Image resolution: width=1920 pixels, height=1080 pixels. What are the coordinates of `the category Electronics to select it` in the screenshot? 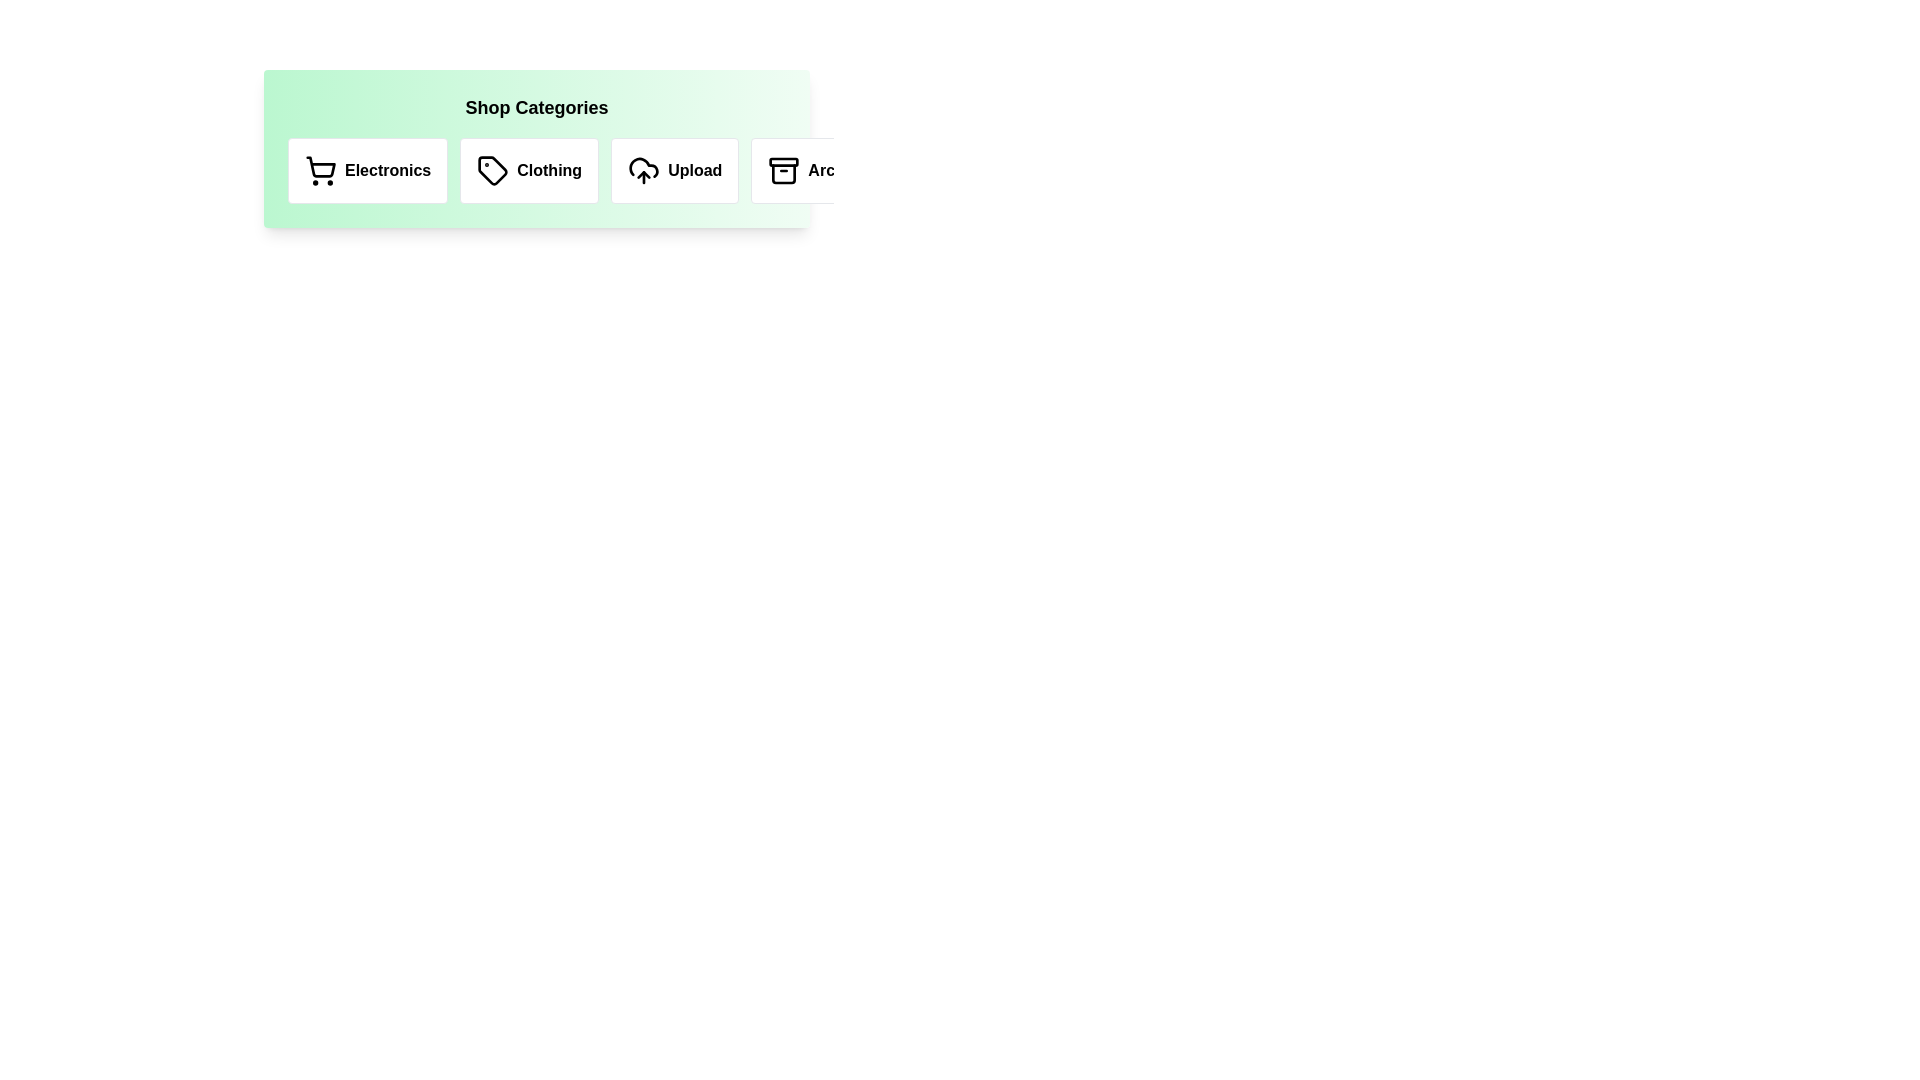 It's located at (368, 169).